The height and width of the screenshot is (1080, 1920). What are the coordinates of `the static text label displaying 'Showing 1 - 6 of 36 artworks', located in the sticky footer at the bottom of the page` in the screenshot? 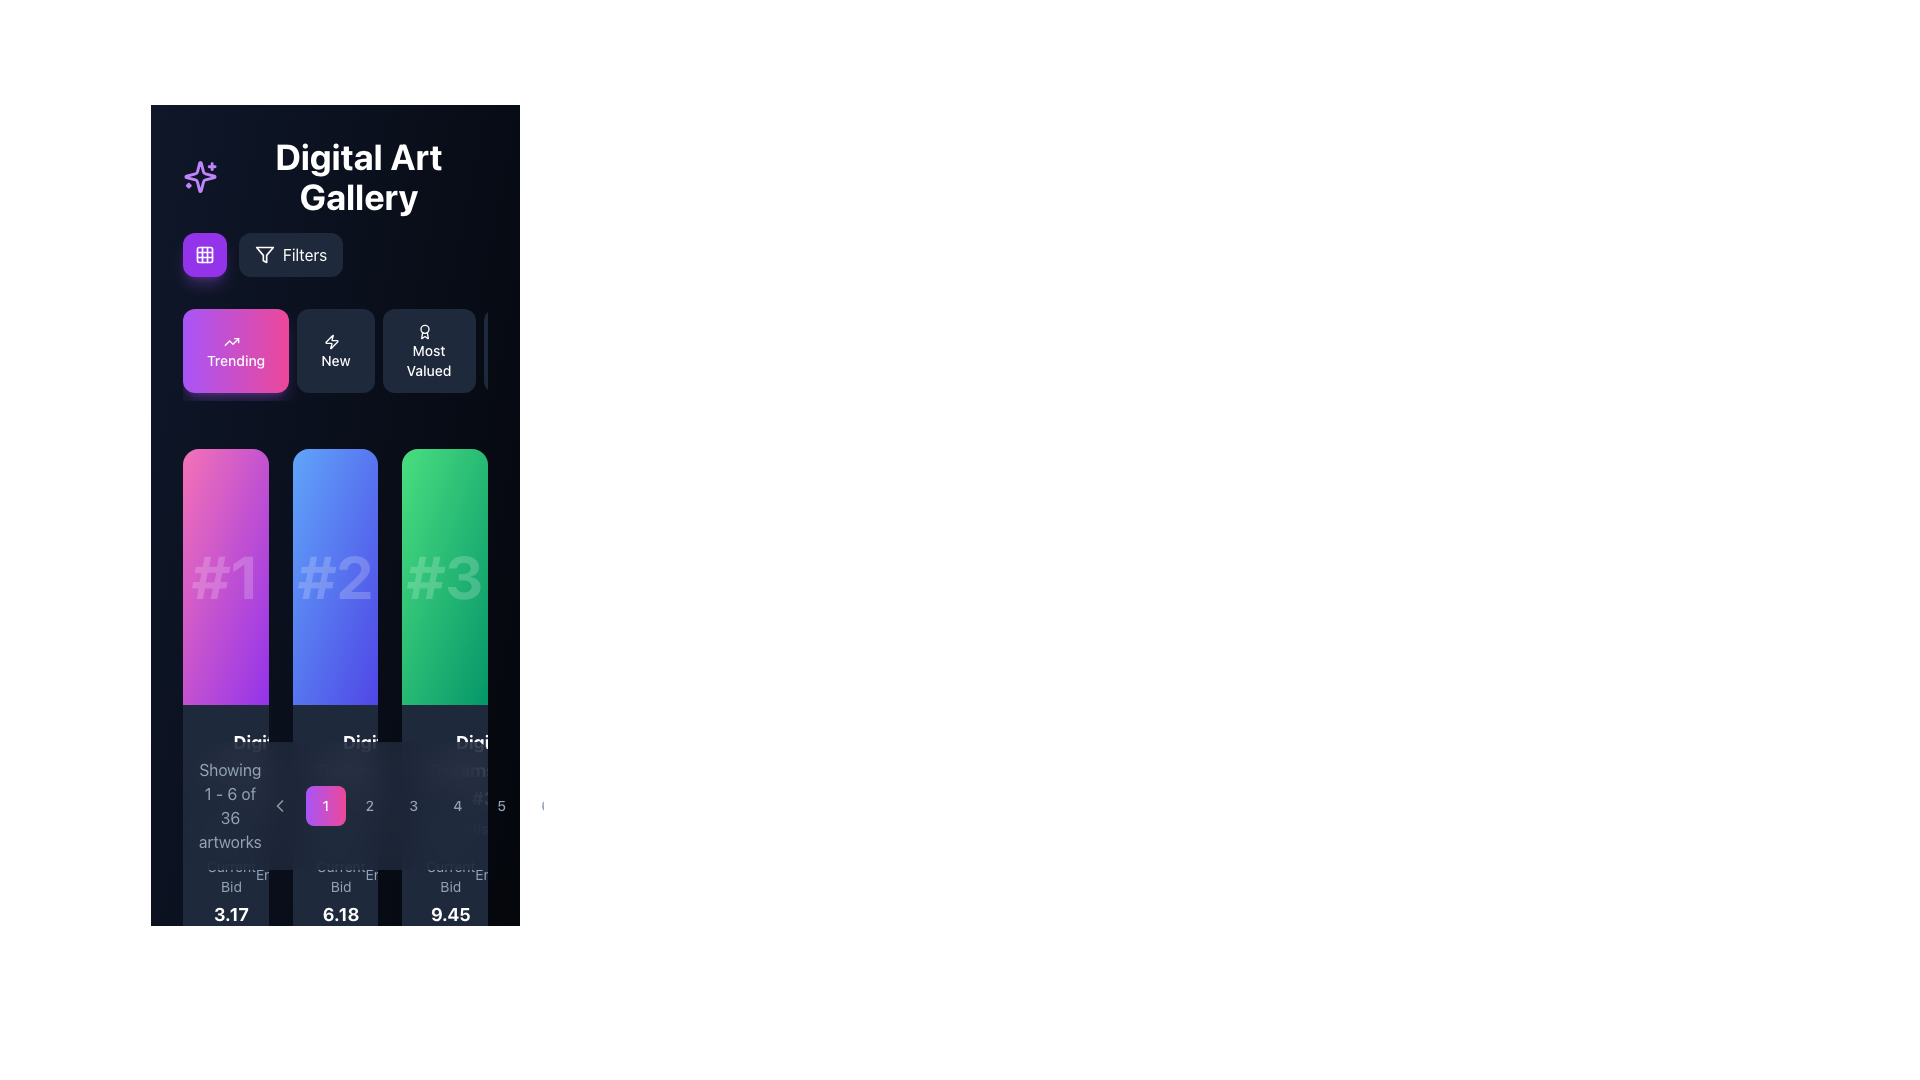 It's located at (230, 805).